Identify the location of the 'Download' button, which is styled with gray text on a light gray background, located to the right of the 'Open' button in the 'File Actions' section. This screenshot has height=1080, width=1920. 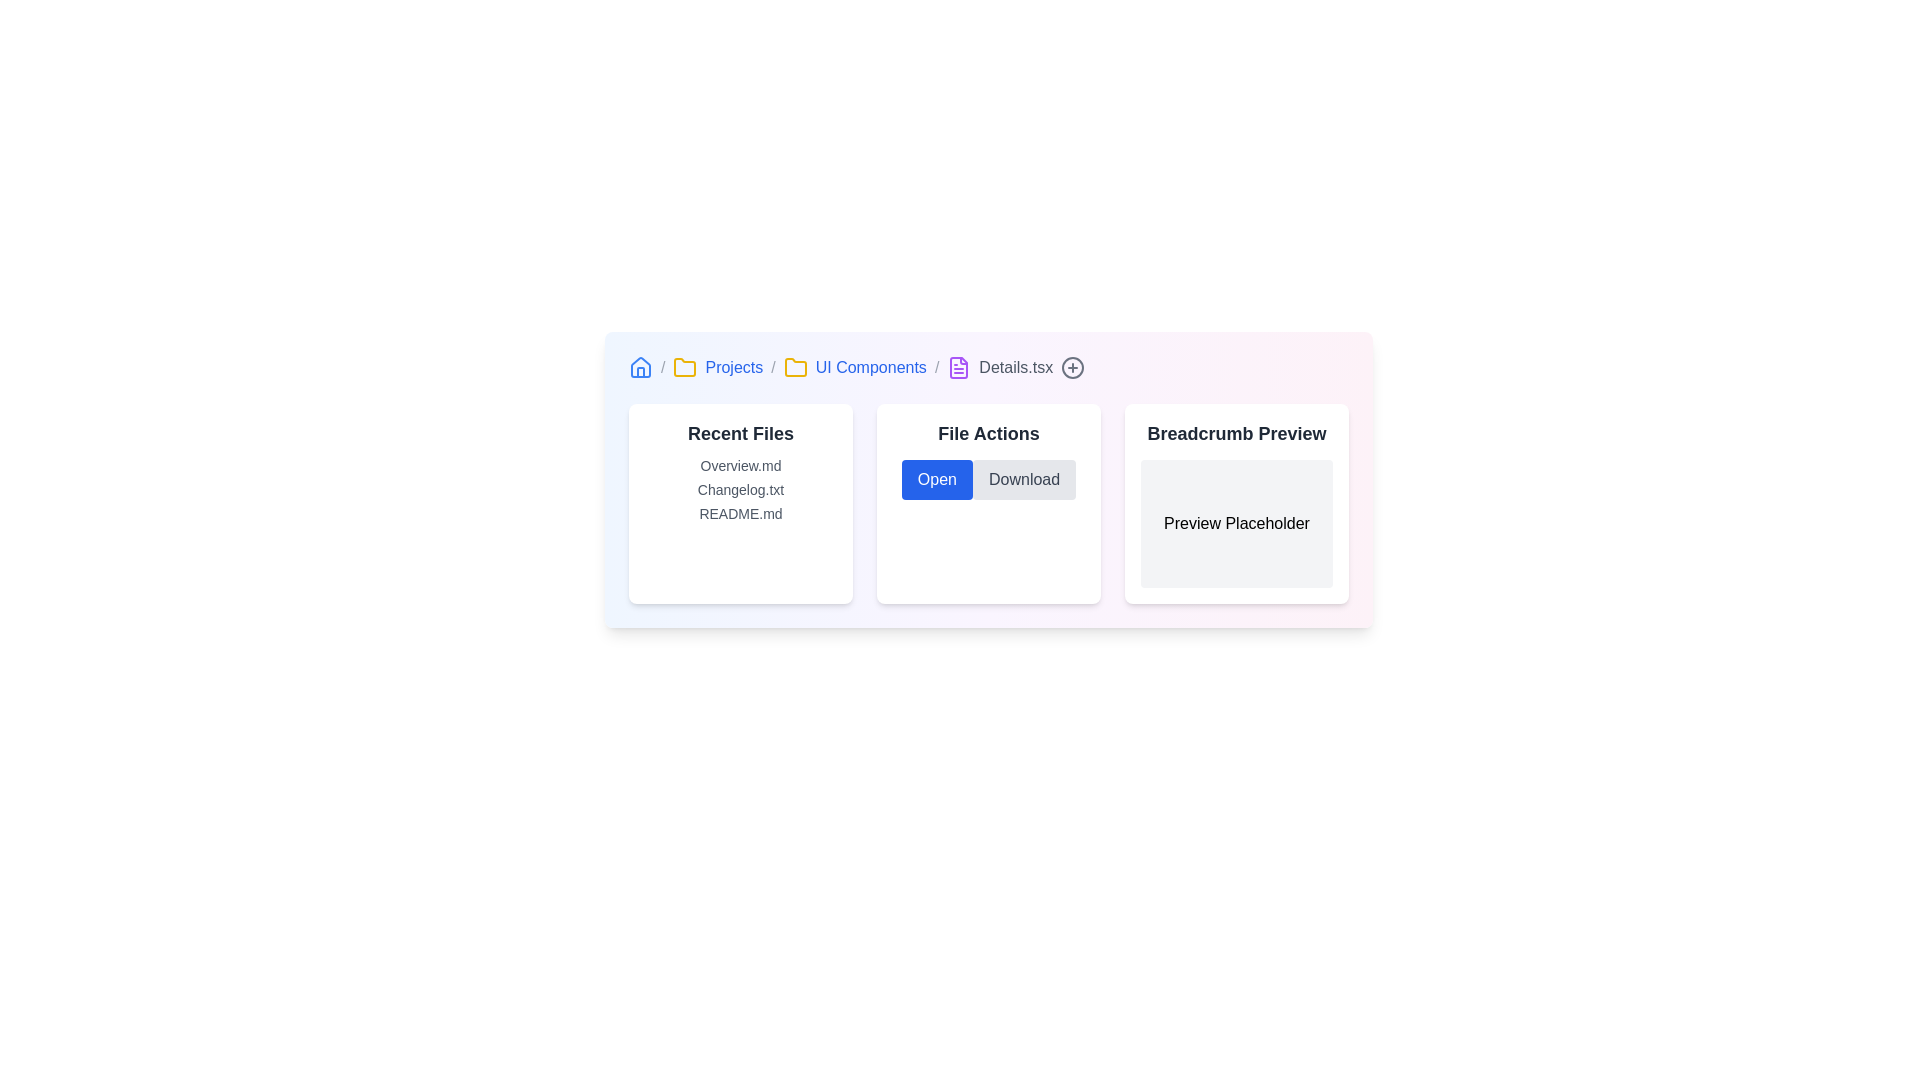
(1024, 479).